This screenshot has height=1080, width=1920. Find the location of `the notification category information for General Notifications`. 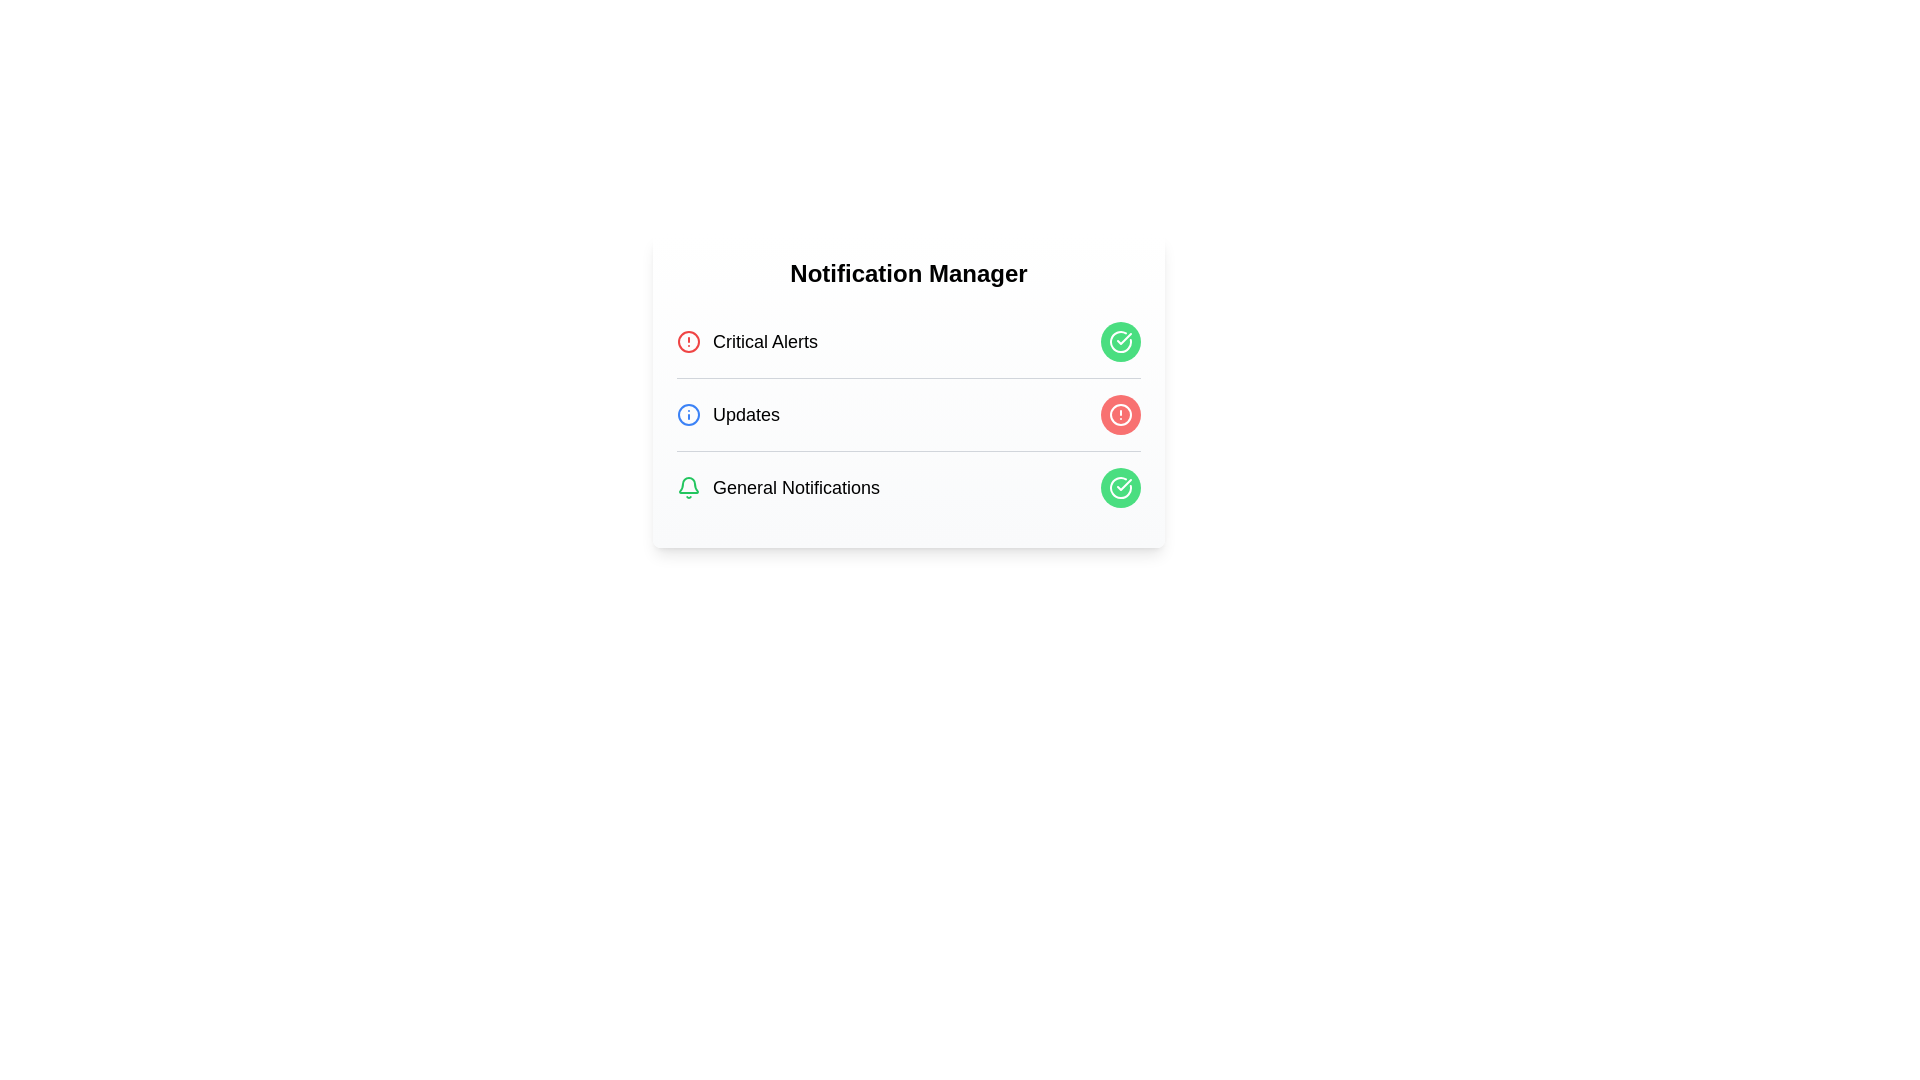

the notification category information for General Notifications is located at coordinates (777, 488).